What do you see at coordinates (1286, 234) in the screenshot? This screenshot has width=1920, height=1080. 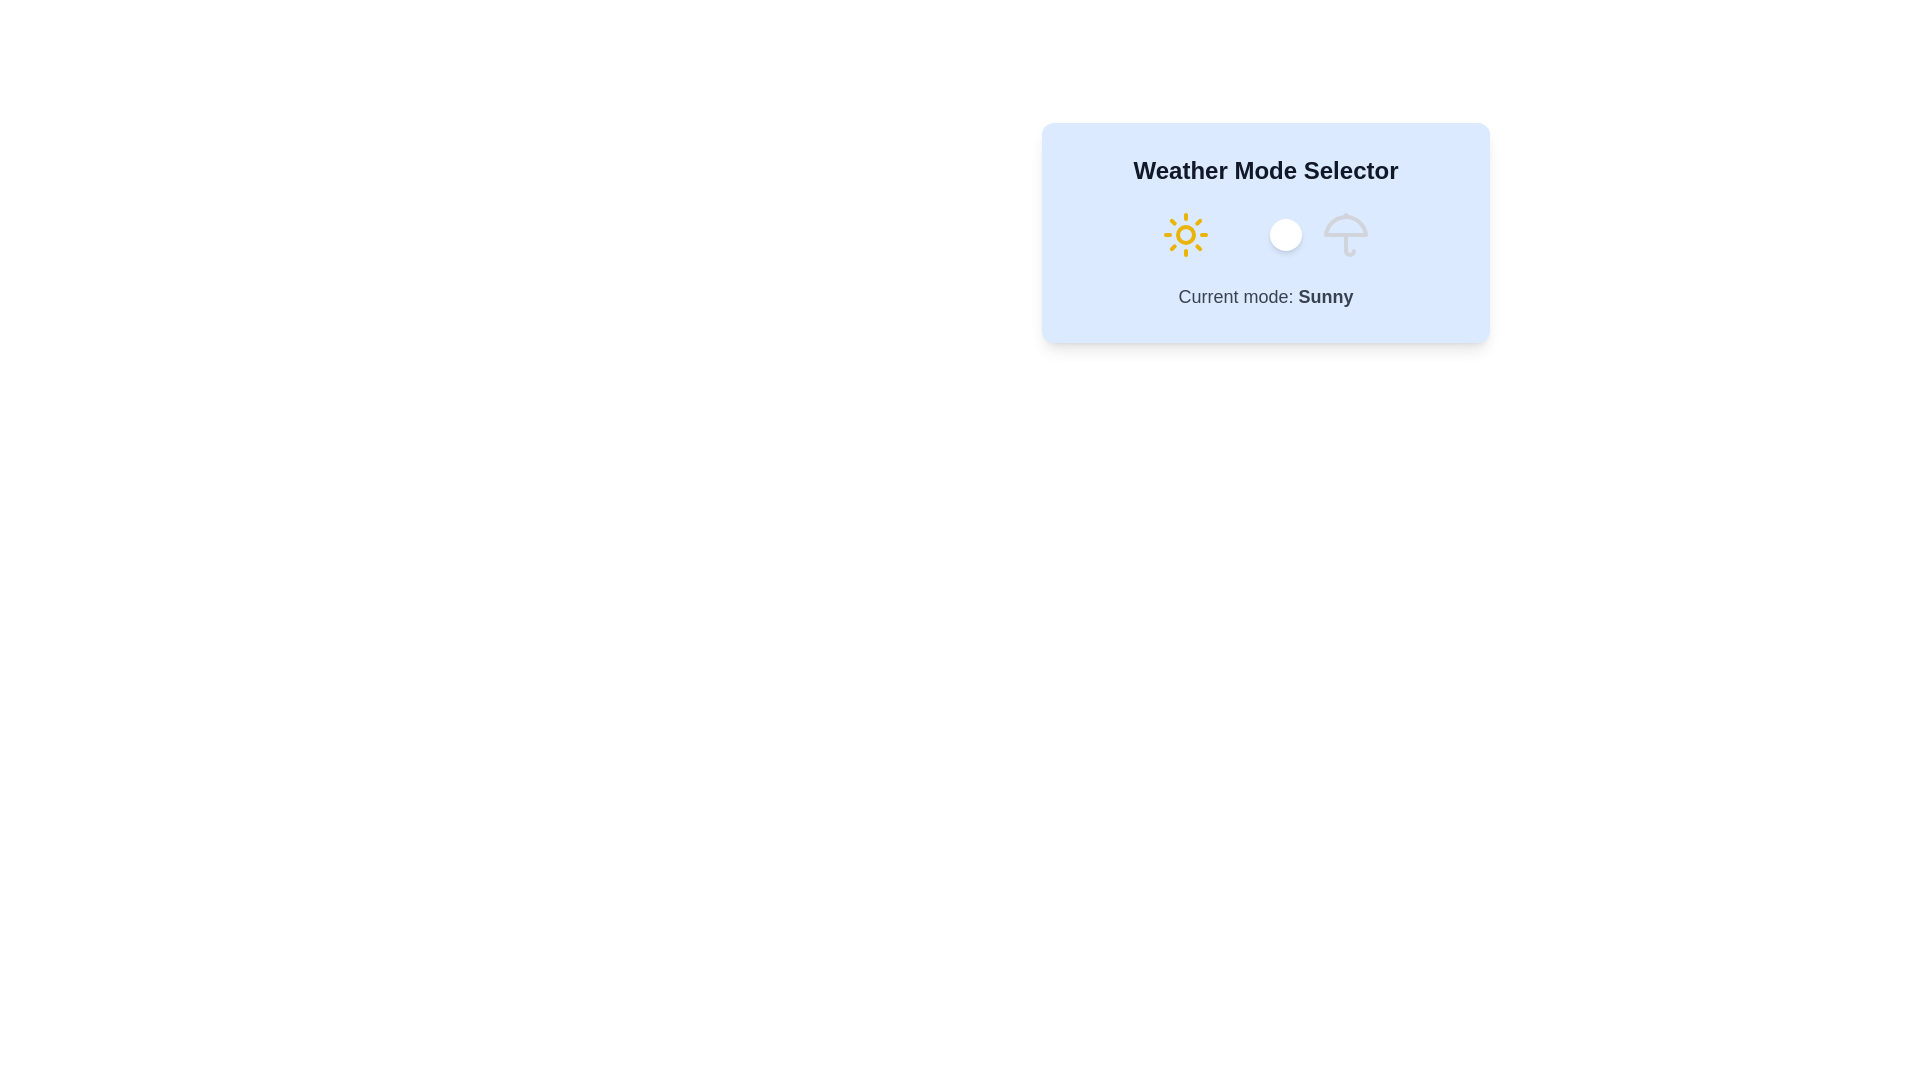 I see `the toggle knob located on the rightmost side of a horizontal yellow bar` at bounding box center [1286, 234].